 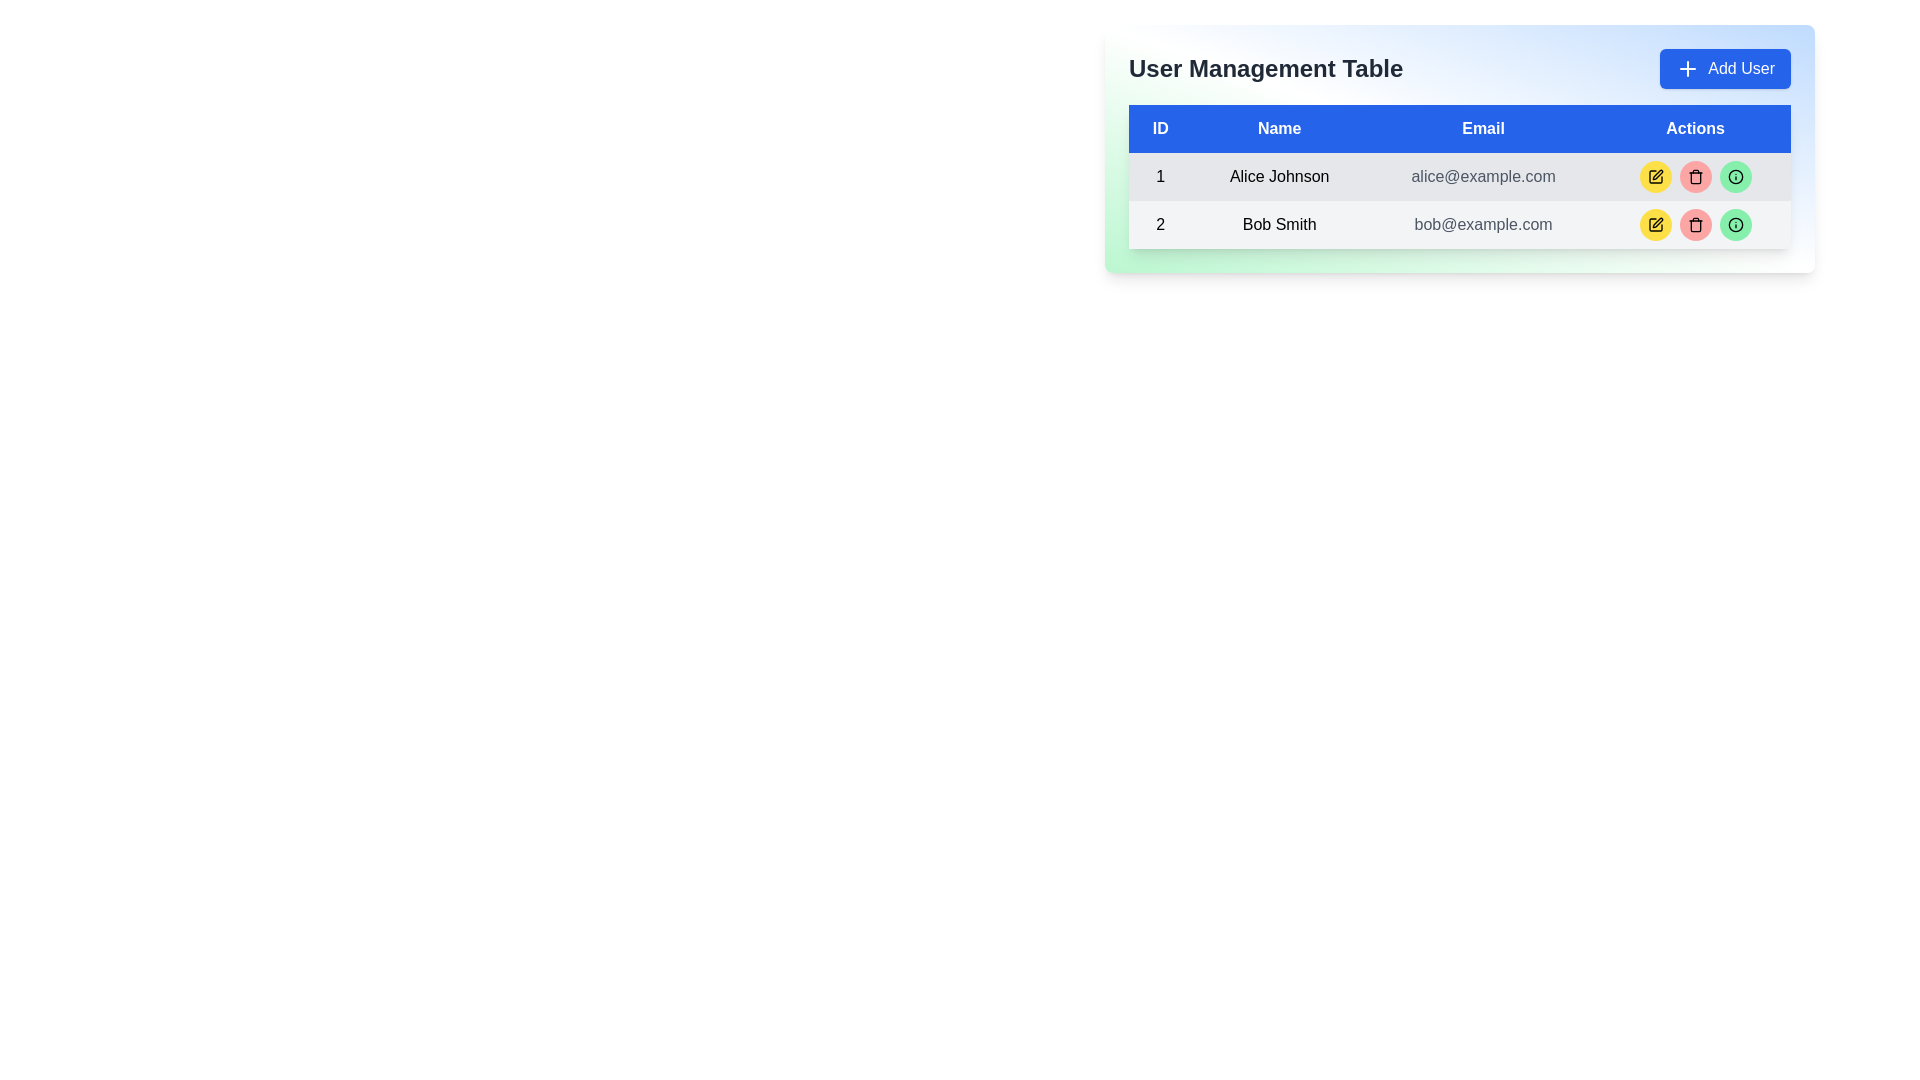 What do you see at coordinates (1160, 224) in the screenshot?
I see `the Text label in the second row of the table under the 'ID' column, which serves as a unique identifier for the record` at bounding box center [1160, 224].